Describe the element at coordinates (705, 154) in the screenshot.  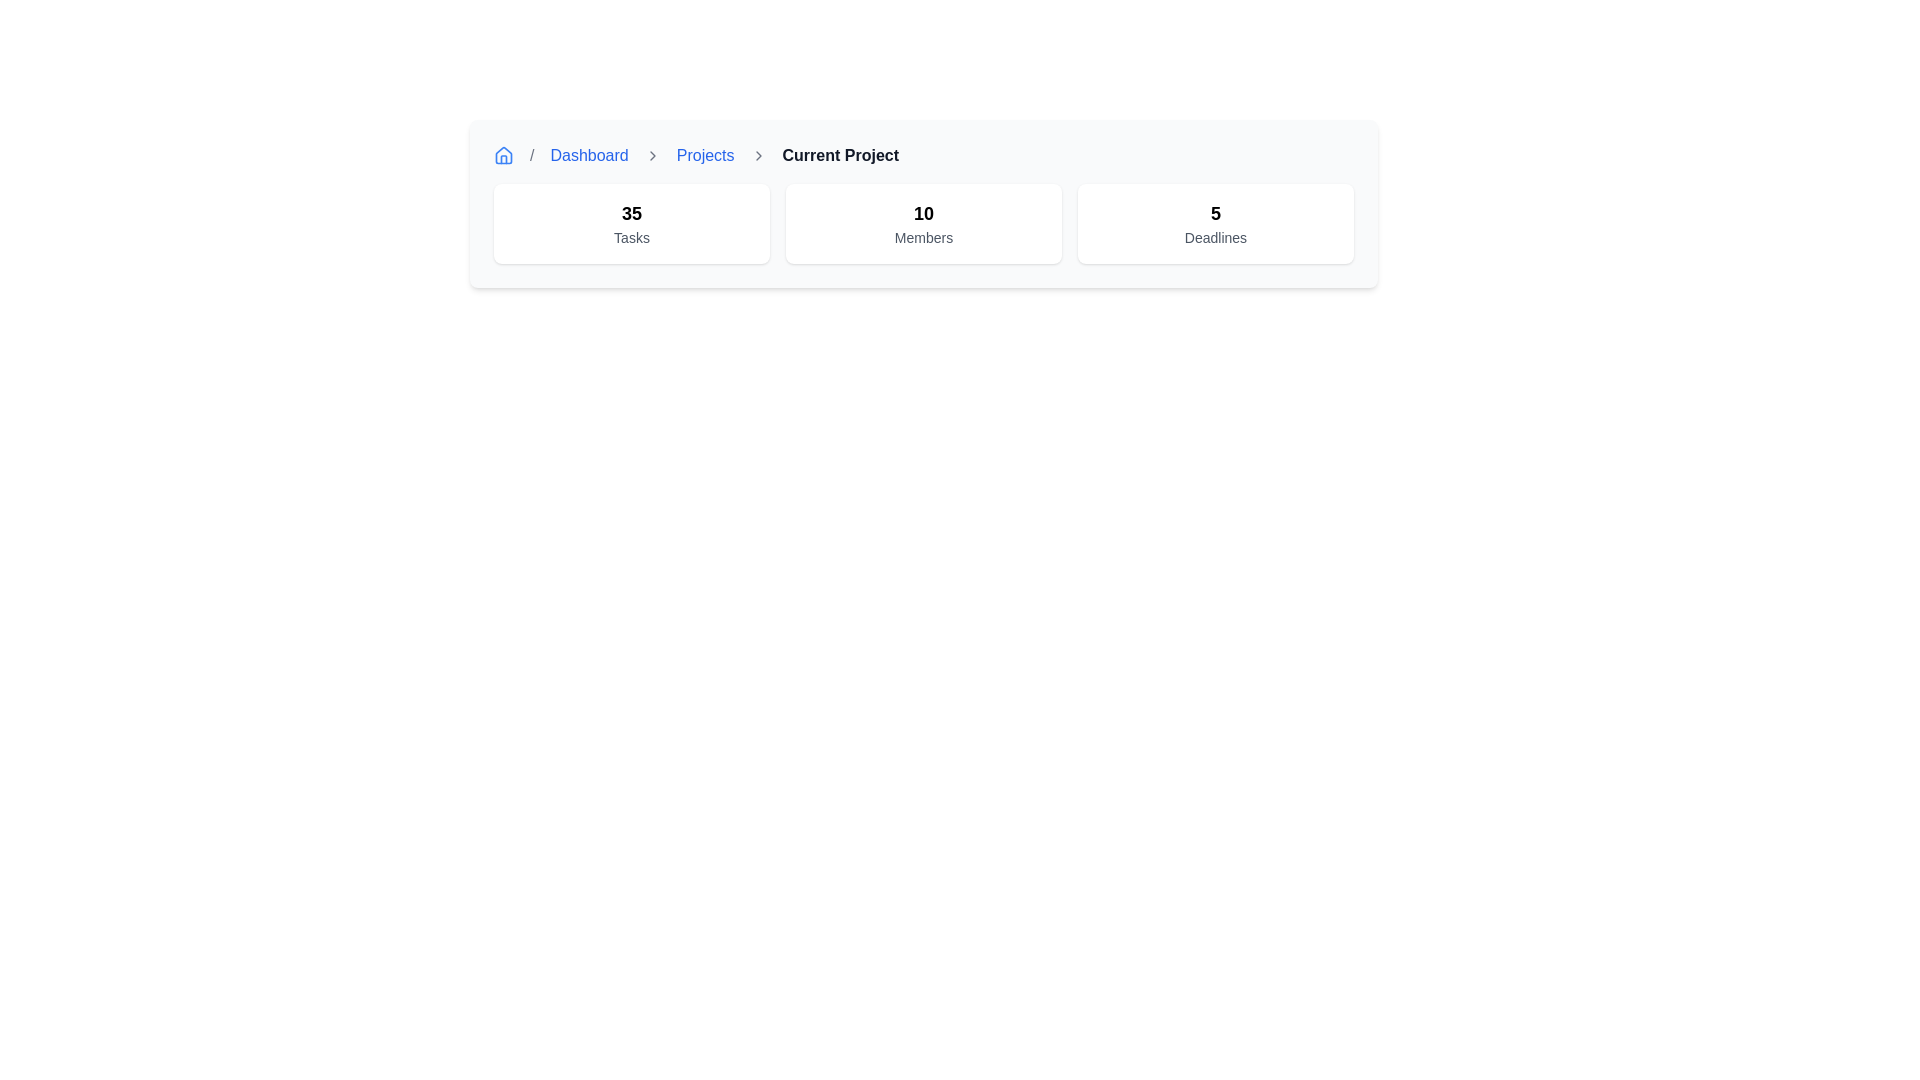
I see `the 'Projects' hyperlink in the breadcrumb navigation bar` at that location.